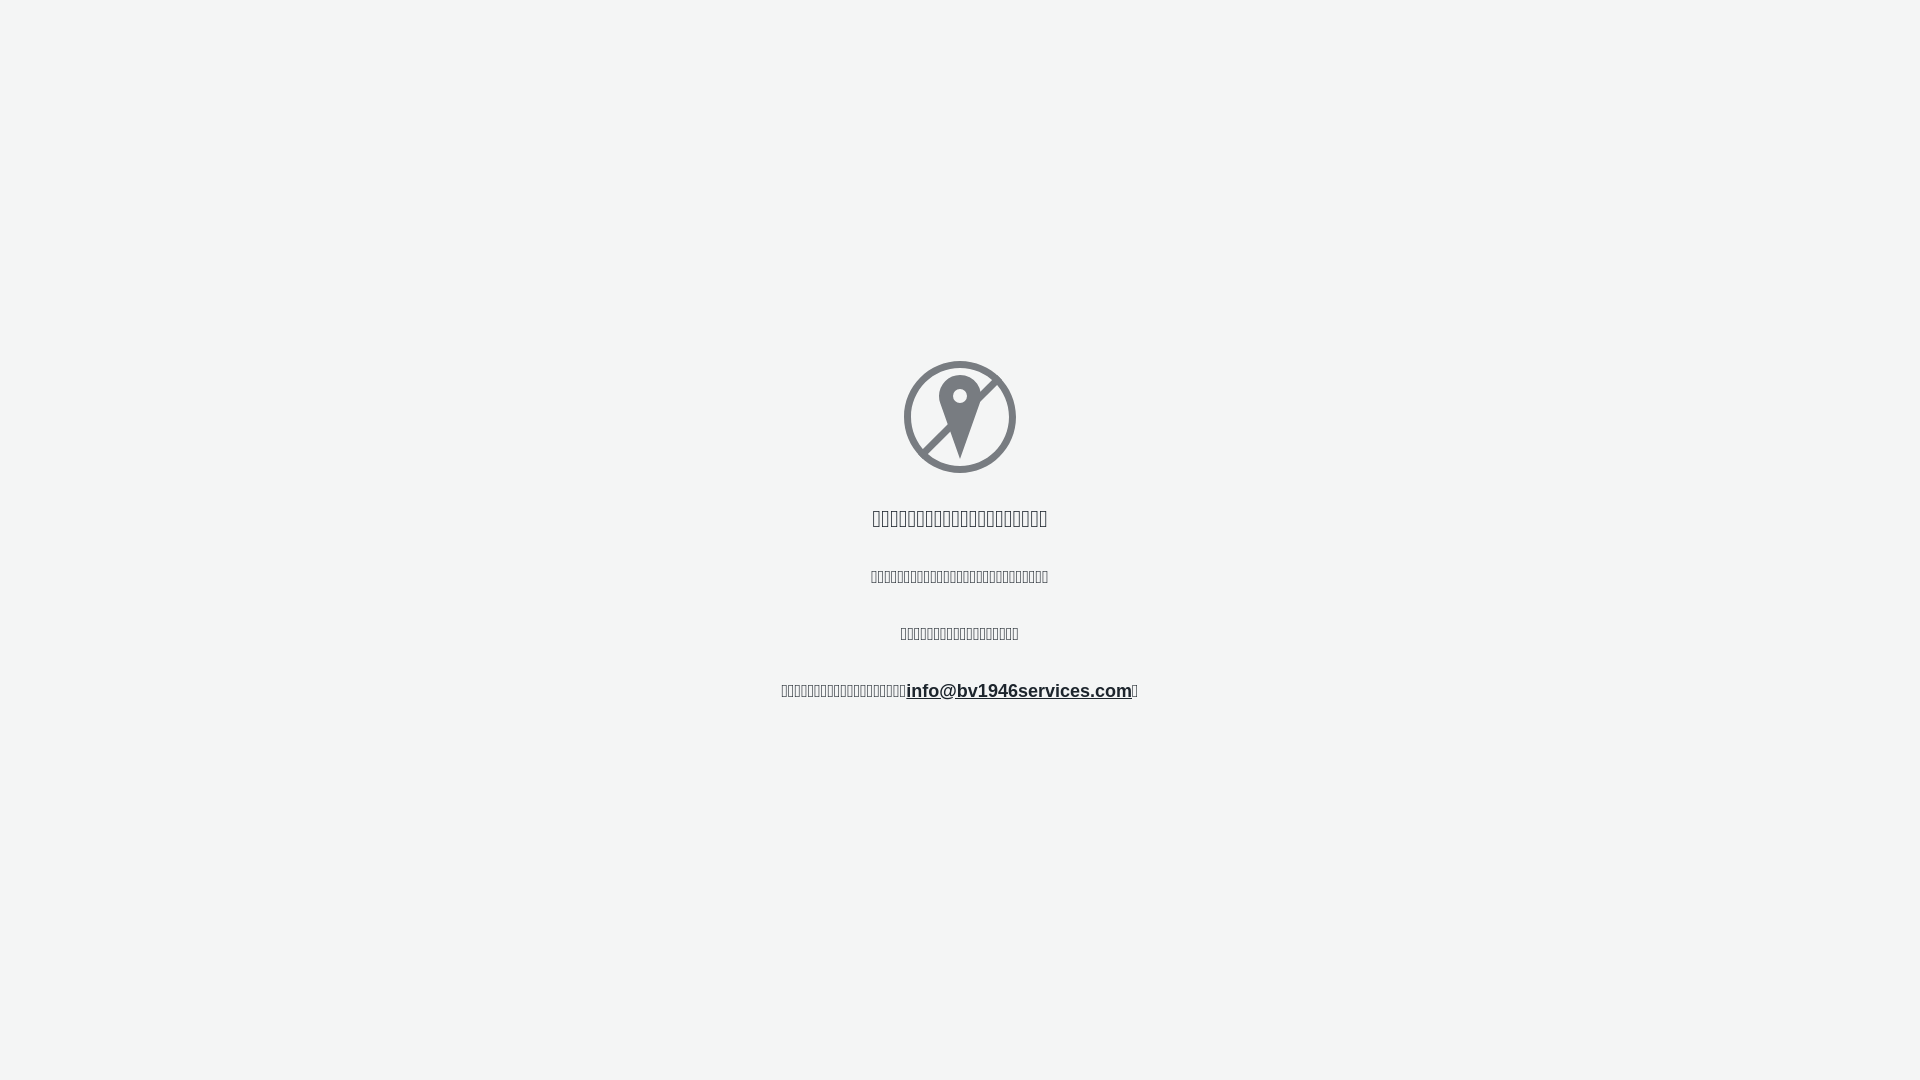 This screenshot has height=1080, width=1920. Describe the element at coordinates (1018, 689) in the screenshot. I see `'info@bv1946services.com'` at that location.